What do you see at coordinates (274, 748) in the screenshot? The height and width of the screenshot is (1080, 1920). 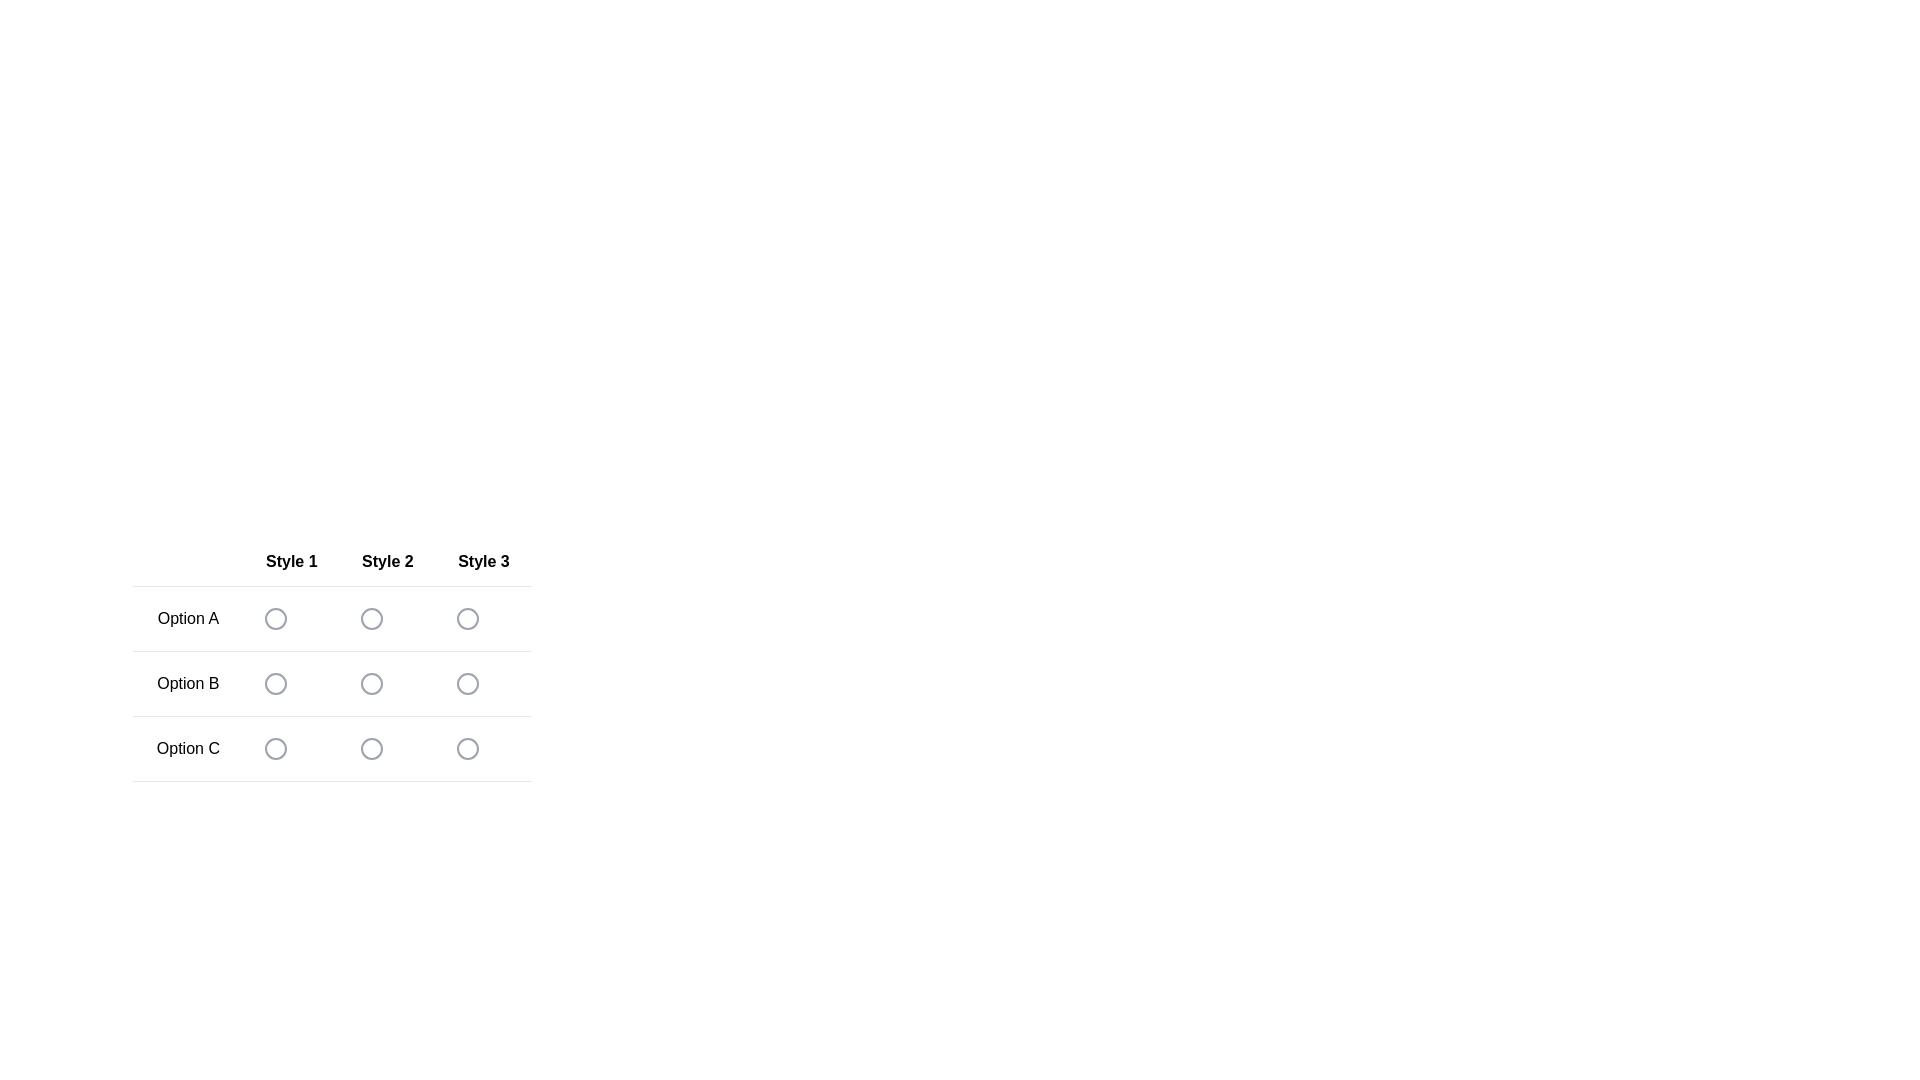 I see `the selectable circular option for 'Style 1' under 'Option C'` at bounding box center [274, 748].